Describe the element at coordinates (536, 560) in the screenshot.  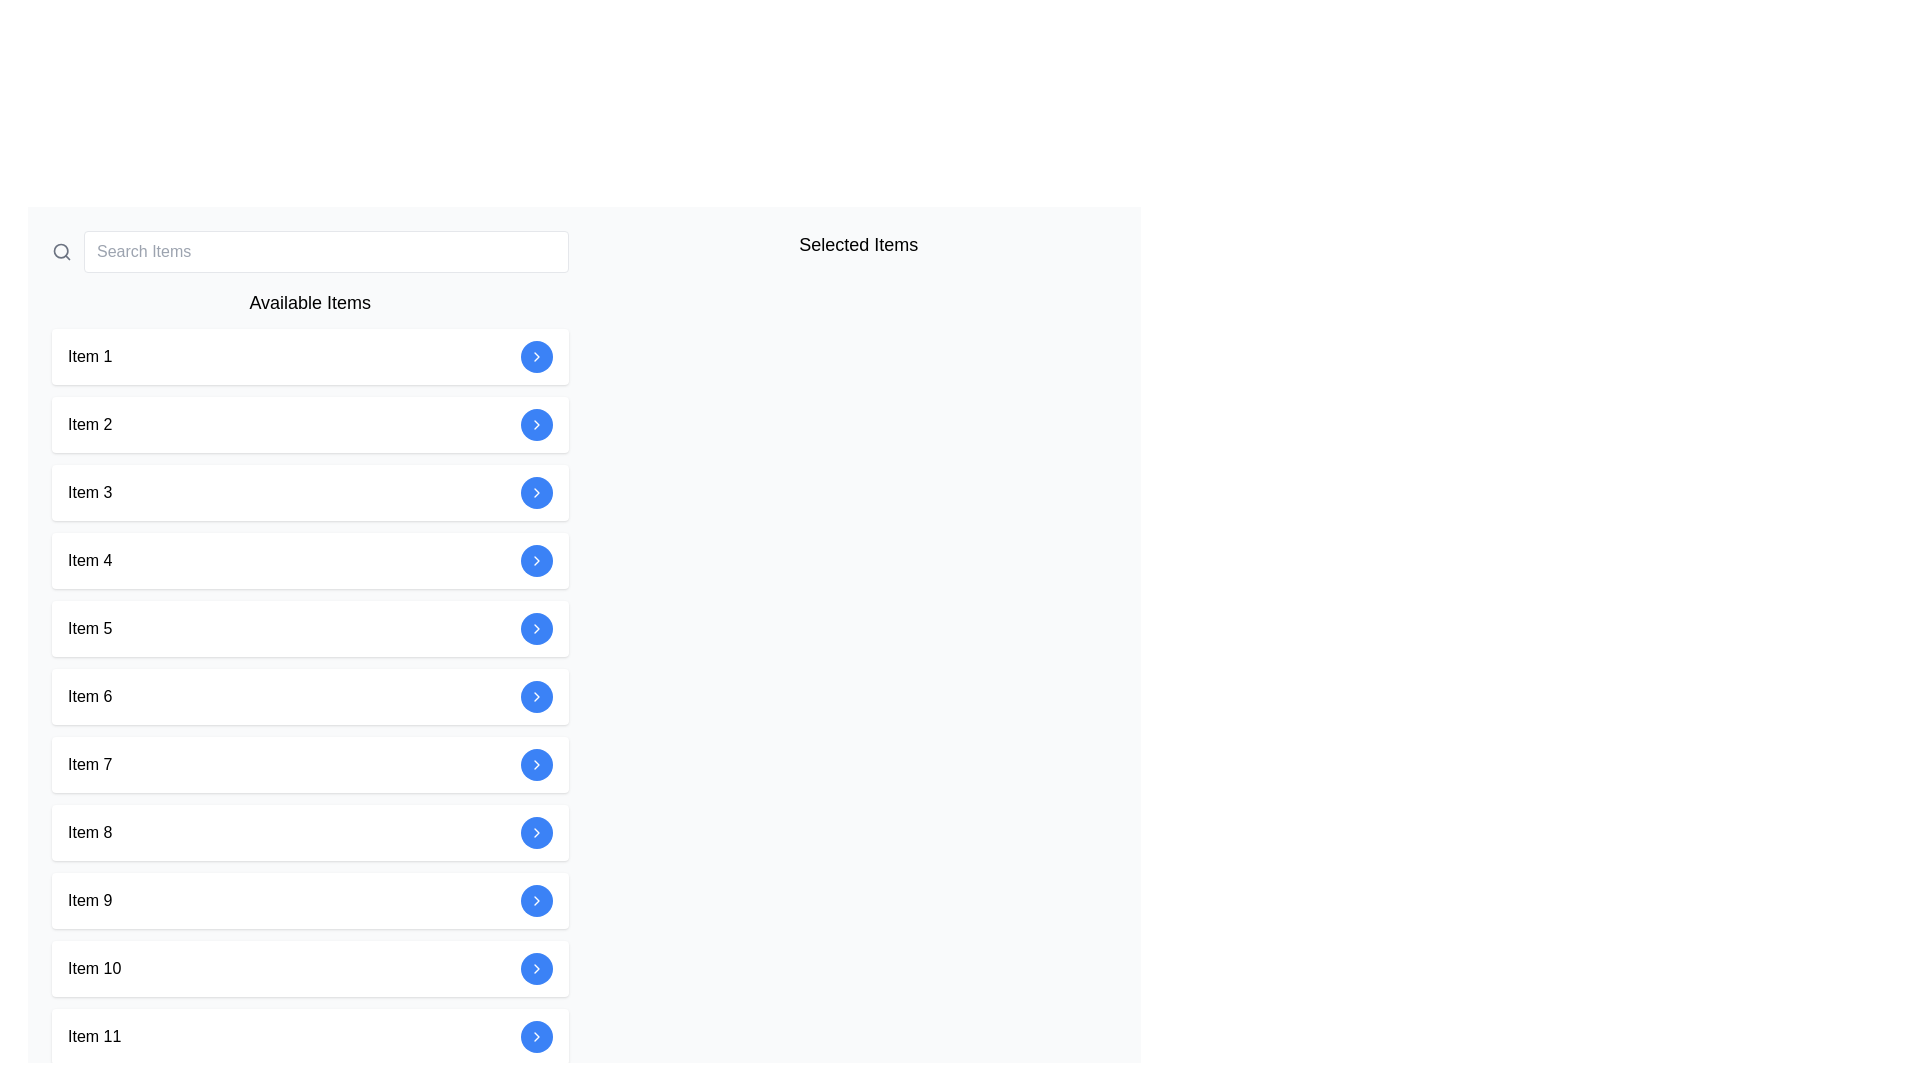
I see `the circular button with a blue background that serves as a navigation indicator for 'Item 4'` at that location.